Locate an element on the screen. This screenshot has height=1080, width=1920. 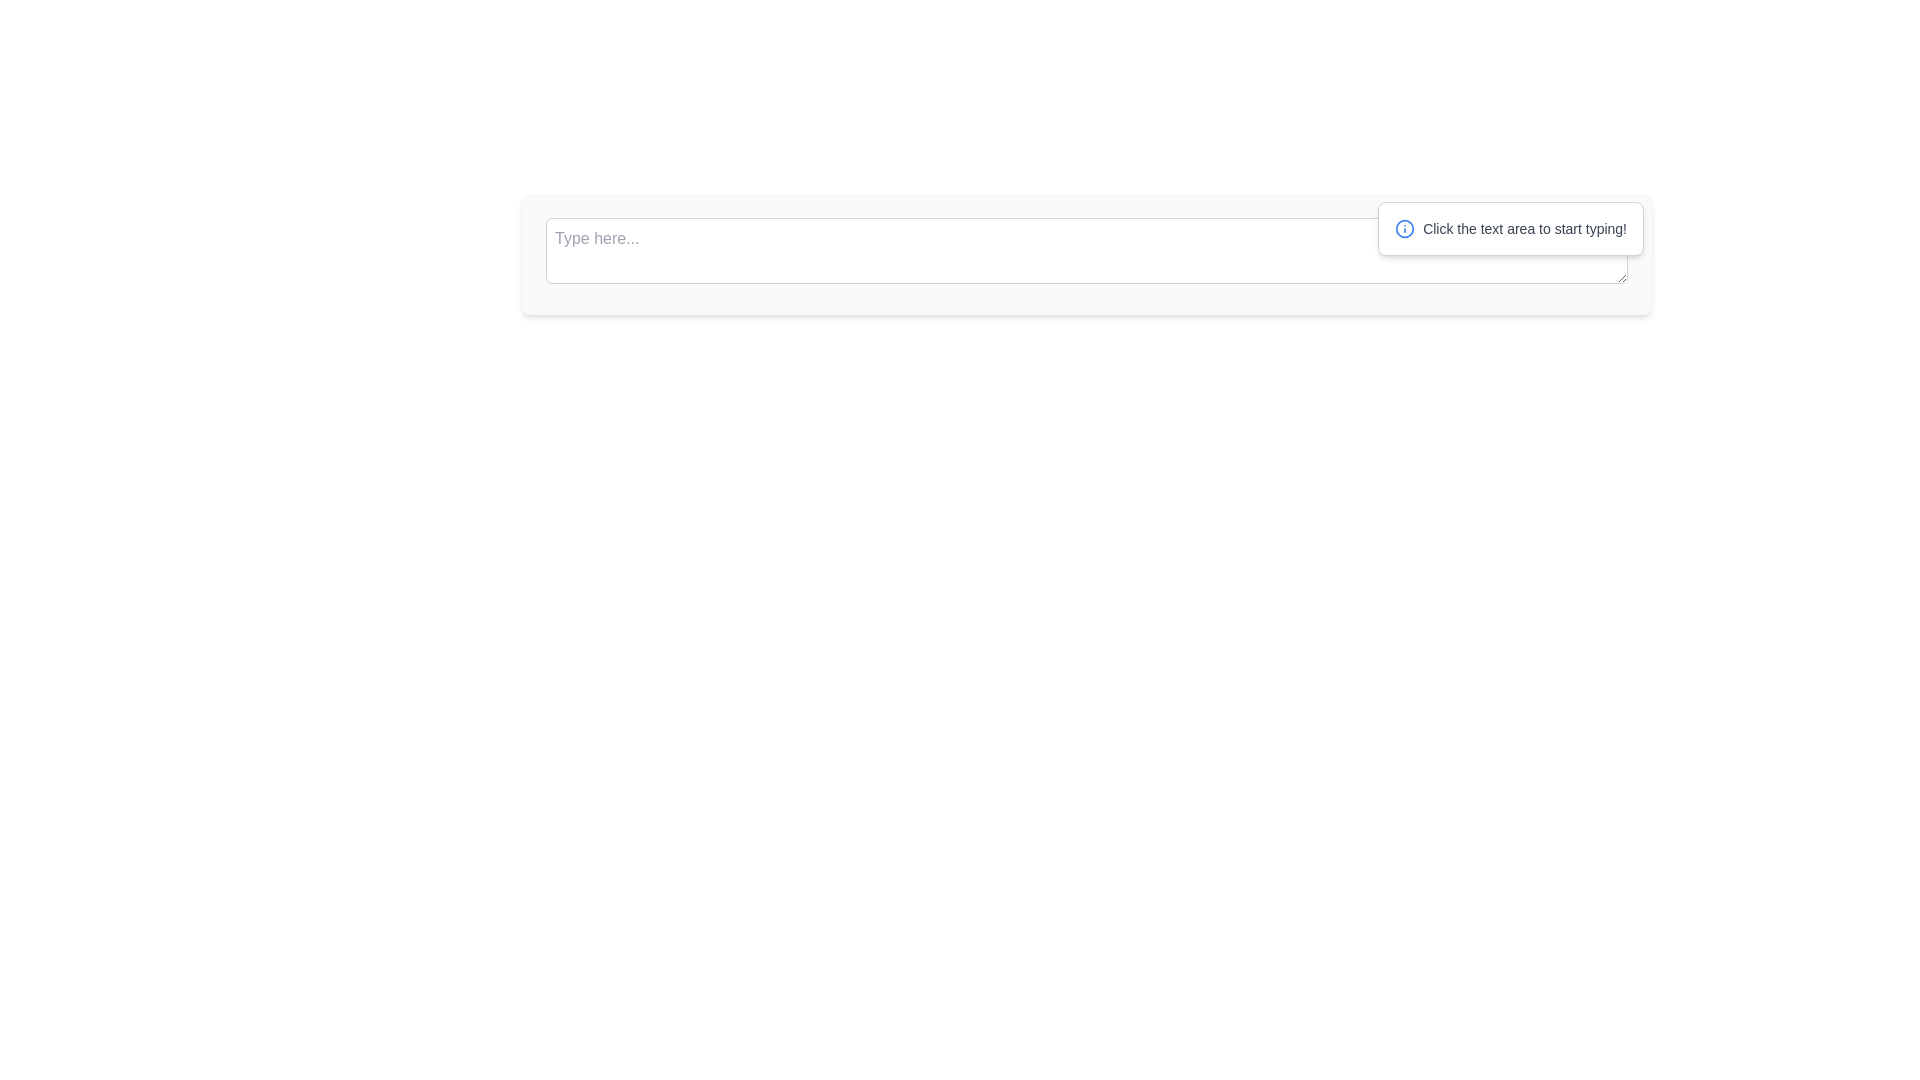
the informational notification box located in the top-right corner above the text entry field is located at coordinates (1511, 227).